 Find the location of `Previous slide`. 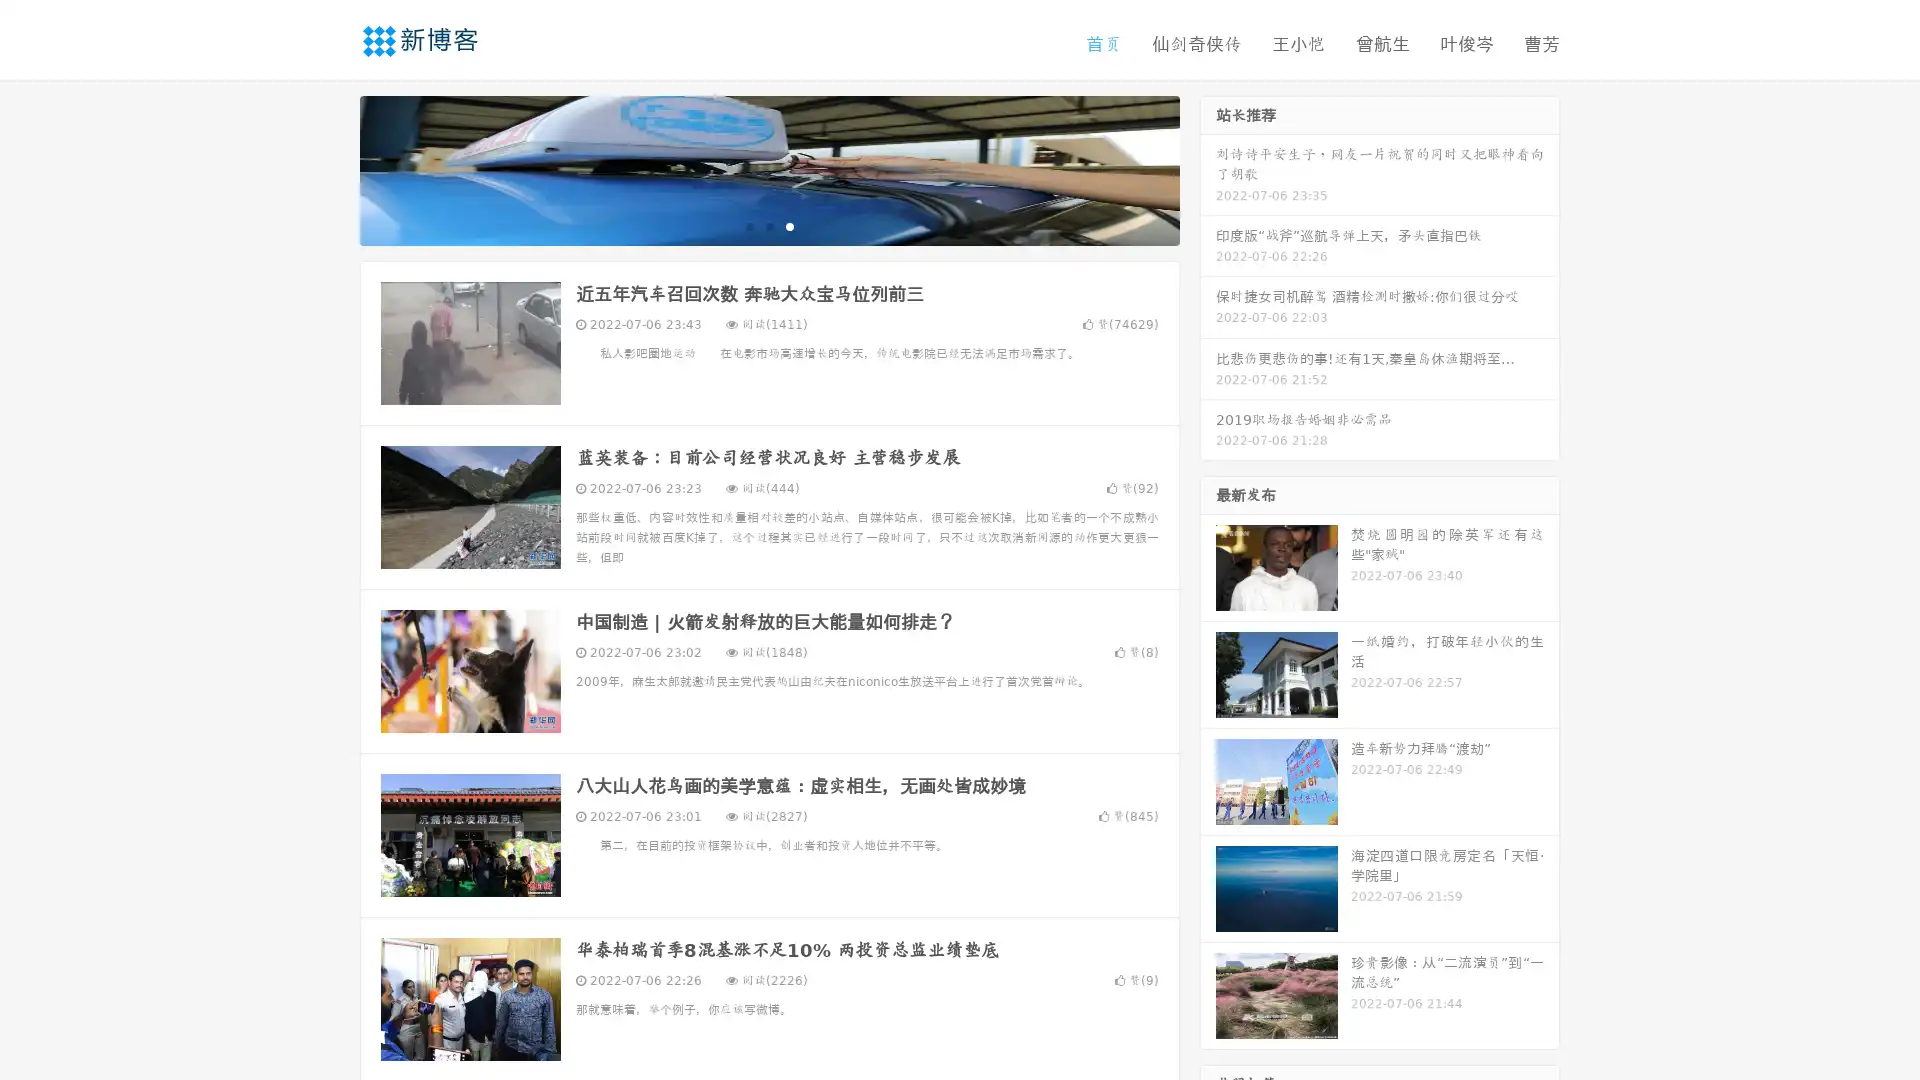

Previous slide is located at coordinates (330, 168).